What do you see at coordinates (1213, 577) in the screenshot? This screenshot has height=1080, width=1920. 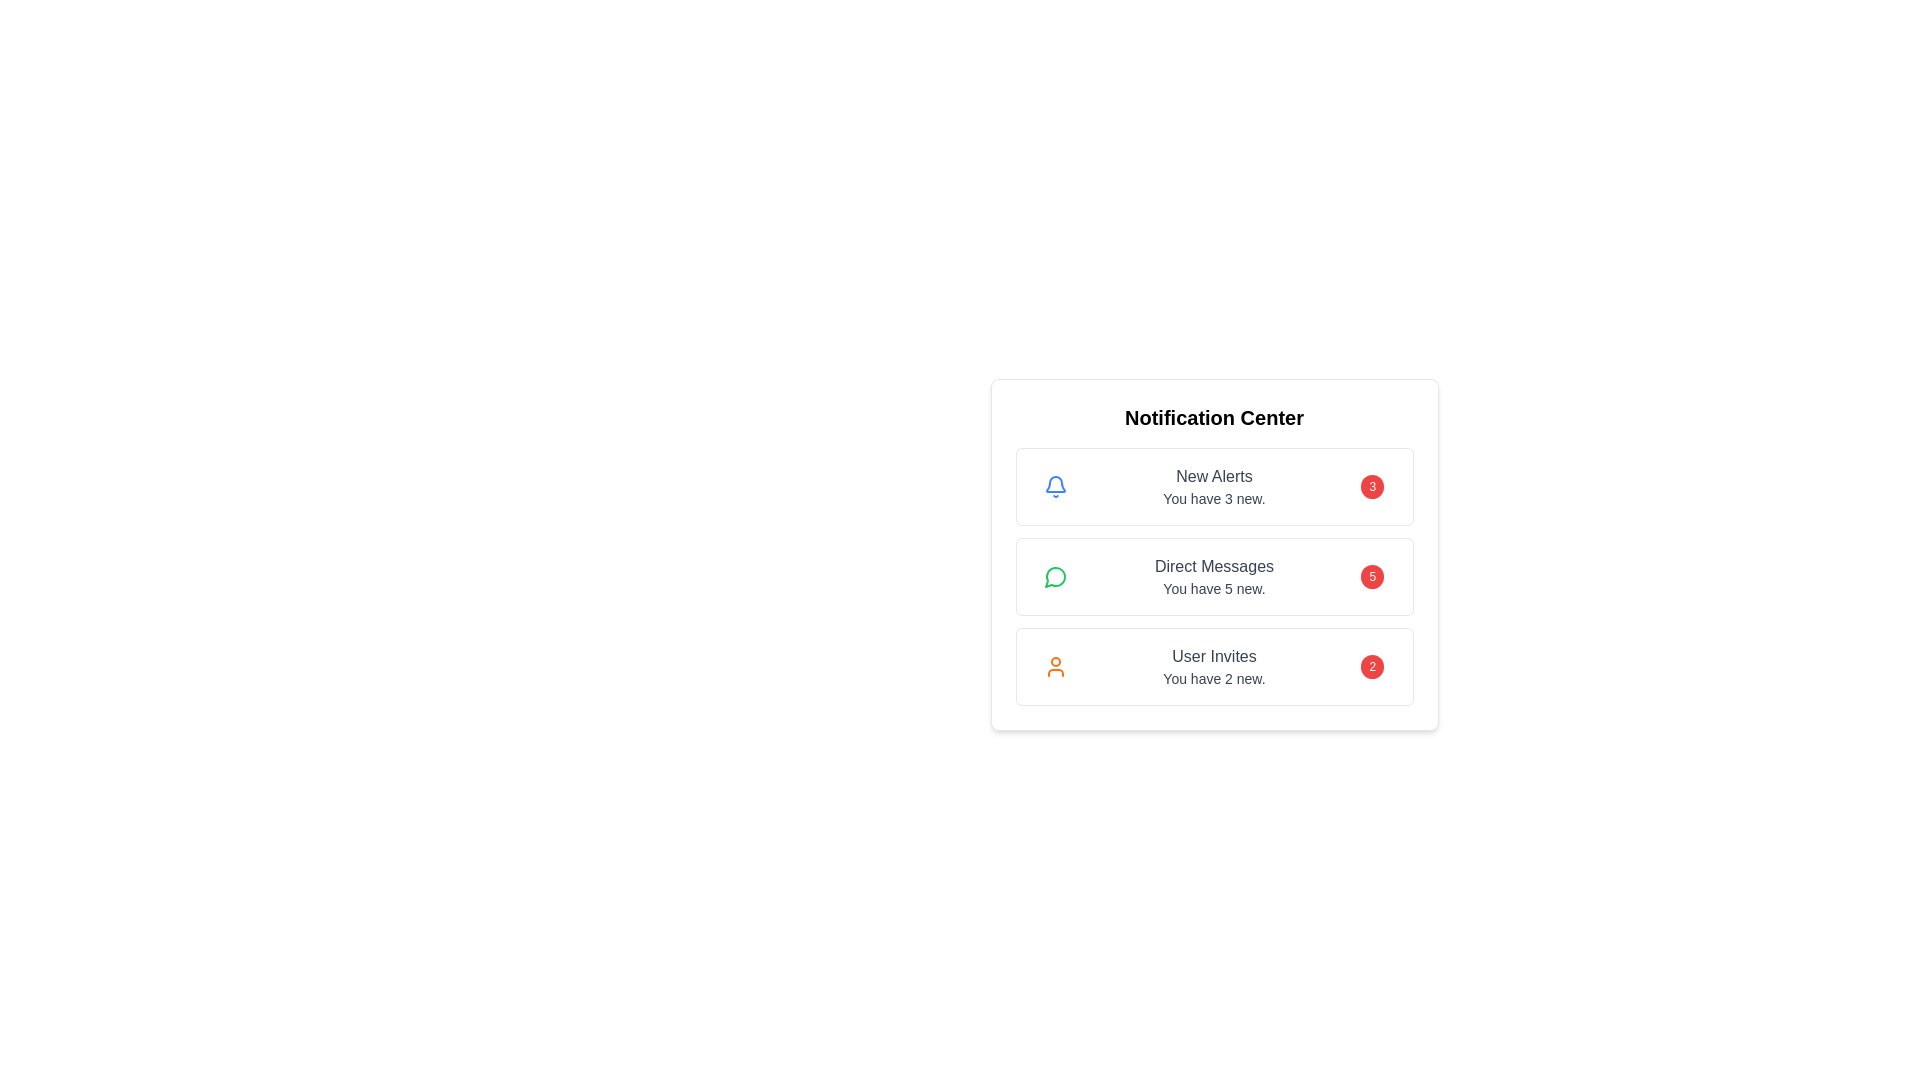 I see `the notification count in the vertical list of the Notification Center to trigger a tooltip` at bounding box center [1213, 577].